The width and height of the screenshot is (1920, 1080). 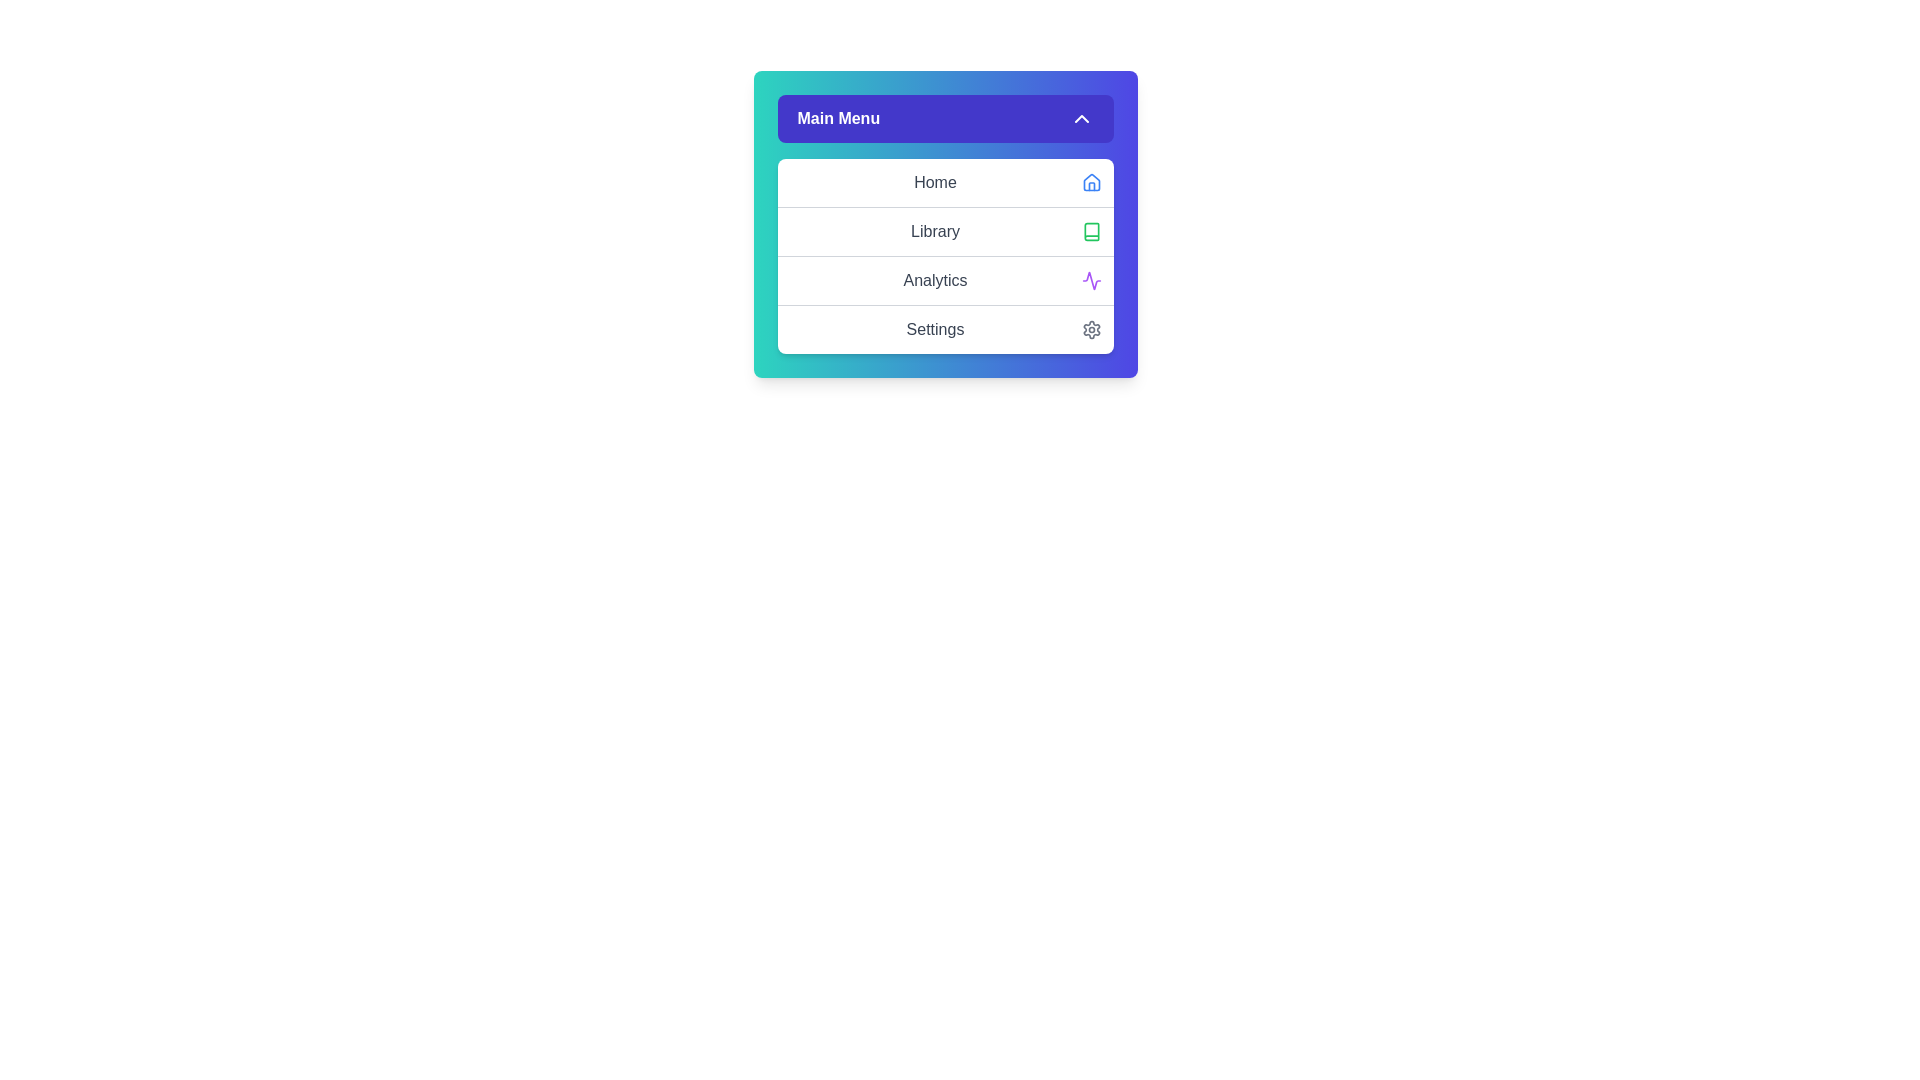 What do you see at coordinates (1090, 182) in the screenshot?
I see `the icon associated with the Home menu item` at bounding box center [1090, 182].